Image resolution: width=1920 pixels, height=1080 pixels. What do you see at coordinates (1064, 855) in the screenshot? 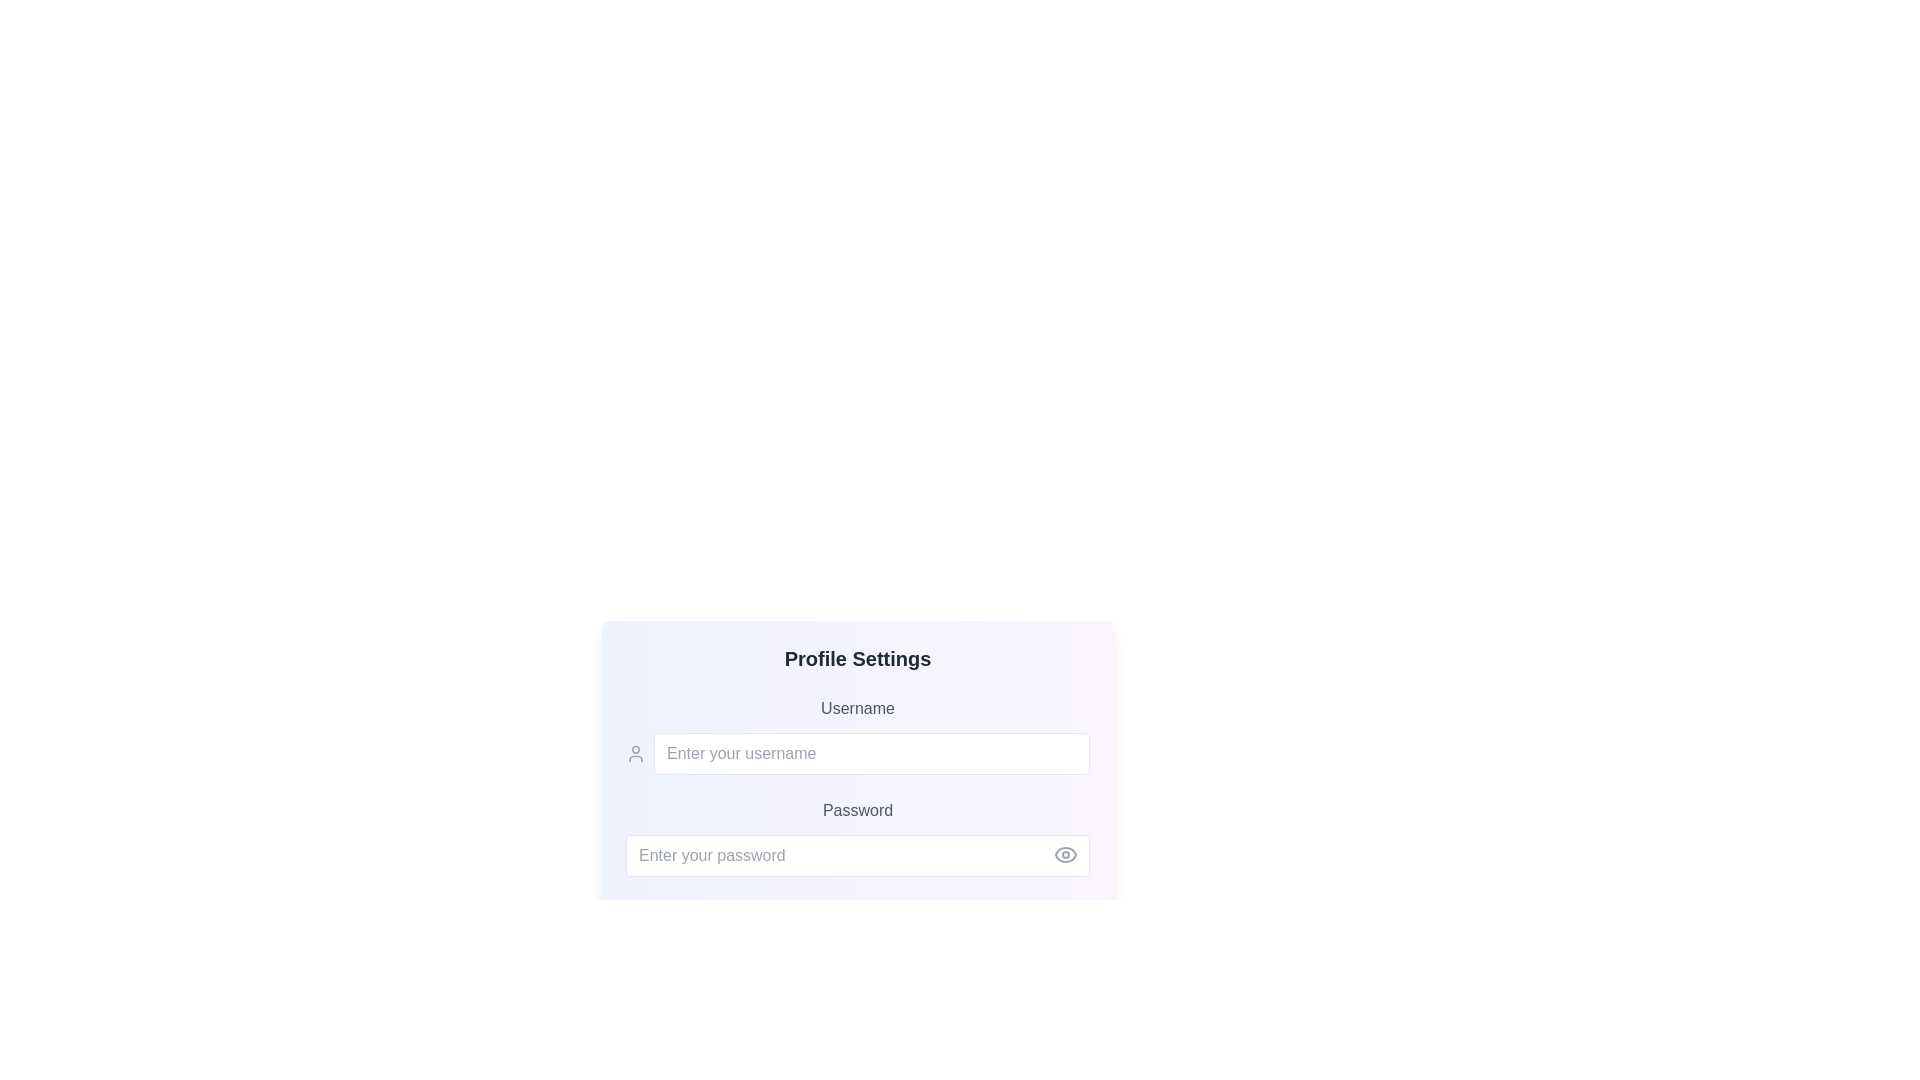
I see `the interactive toggle button for password visibility located at the far right edge of the password input field` at bounding box center [1064, 855].